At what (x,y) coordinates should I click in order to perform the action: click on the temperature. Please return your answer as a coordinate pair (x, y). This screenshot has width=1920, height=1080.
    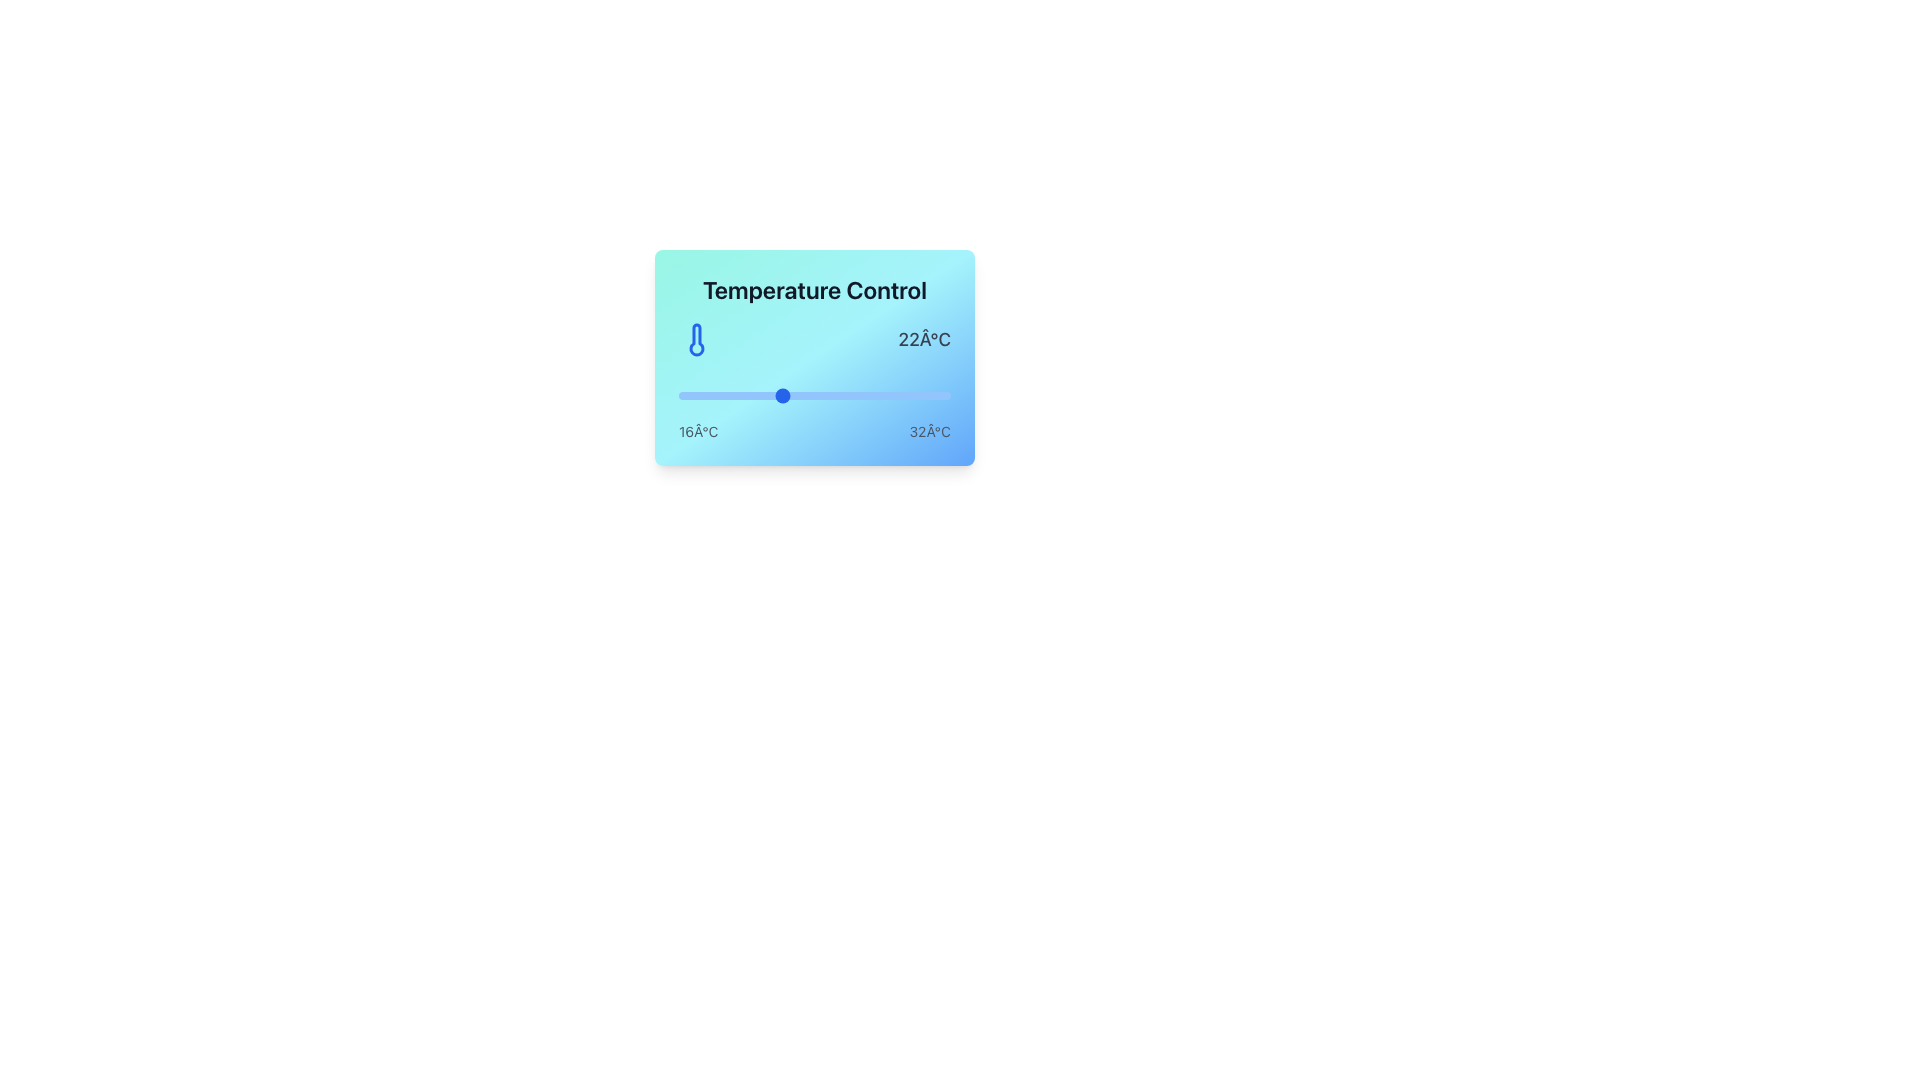
    Looking at the image, I should click on (915, 396).